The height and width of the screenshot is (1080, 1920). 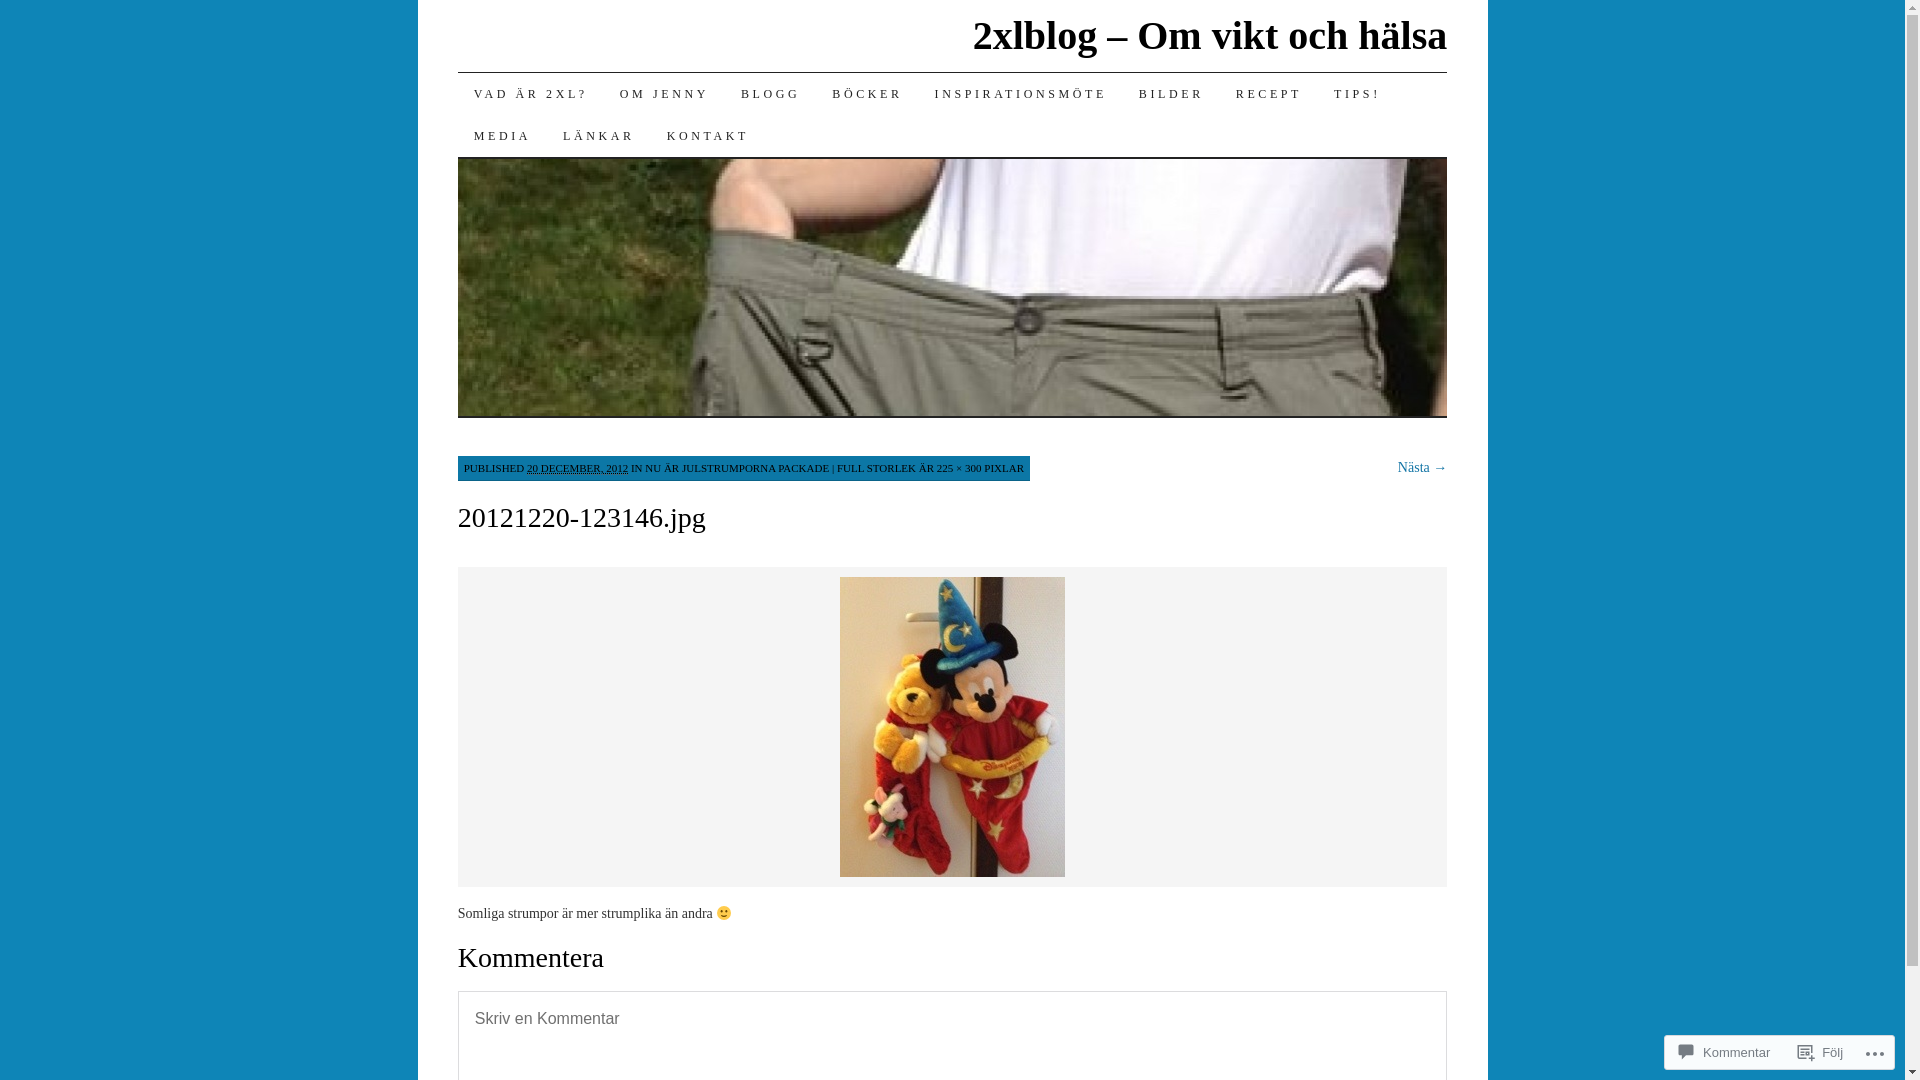 What do you see at coordinates (1357, 93) in the screenshot?
I see `'TIPS!'` at bounding box center [1357, 93].